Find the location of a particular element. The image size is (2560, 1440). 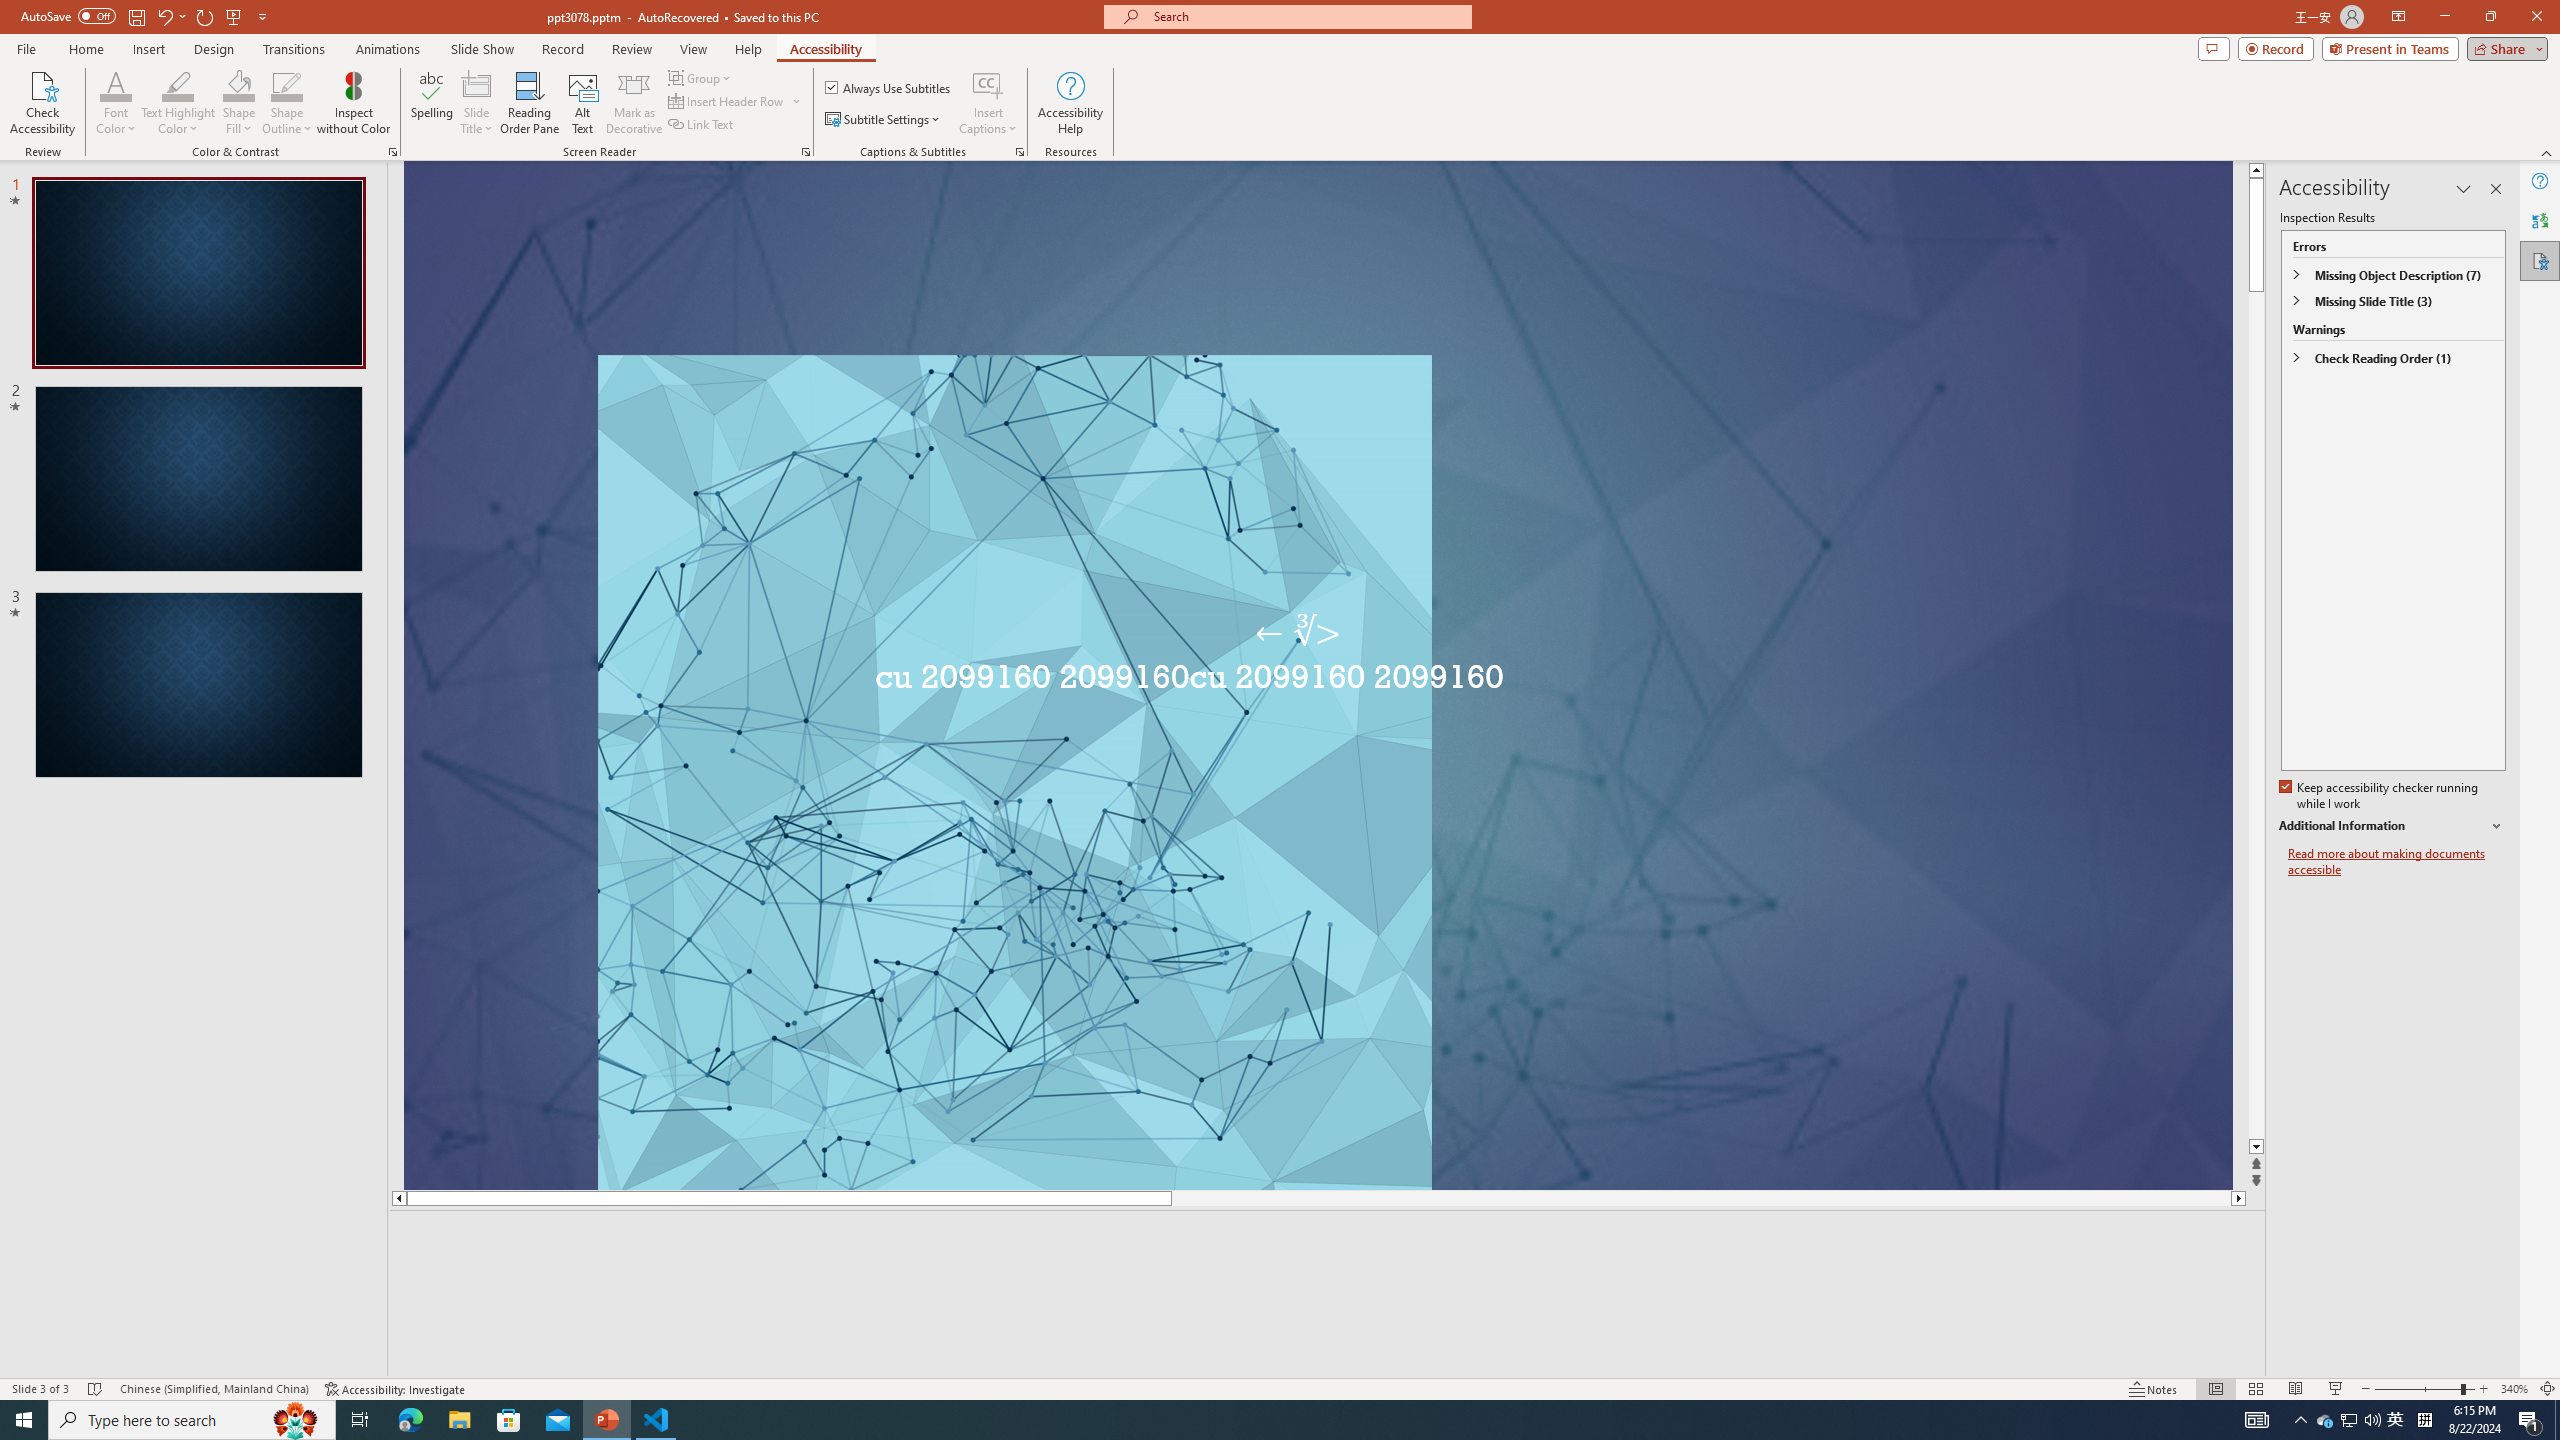

'An abstract genetic concept' is located at coordinates (1337, 694).